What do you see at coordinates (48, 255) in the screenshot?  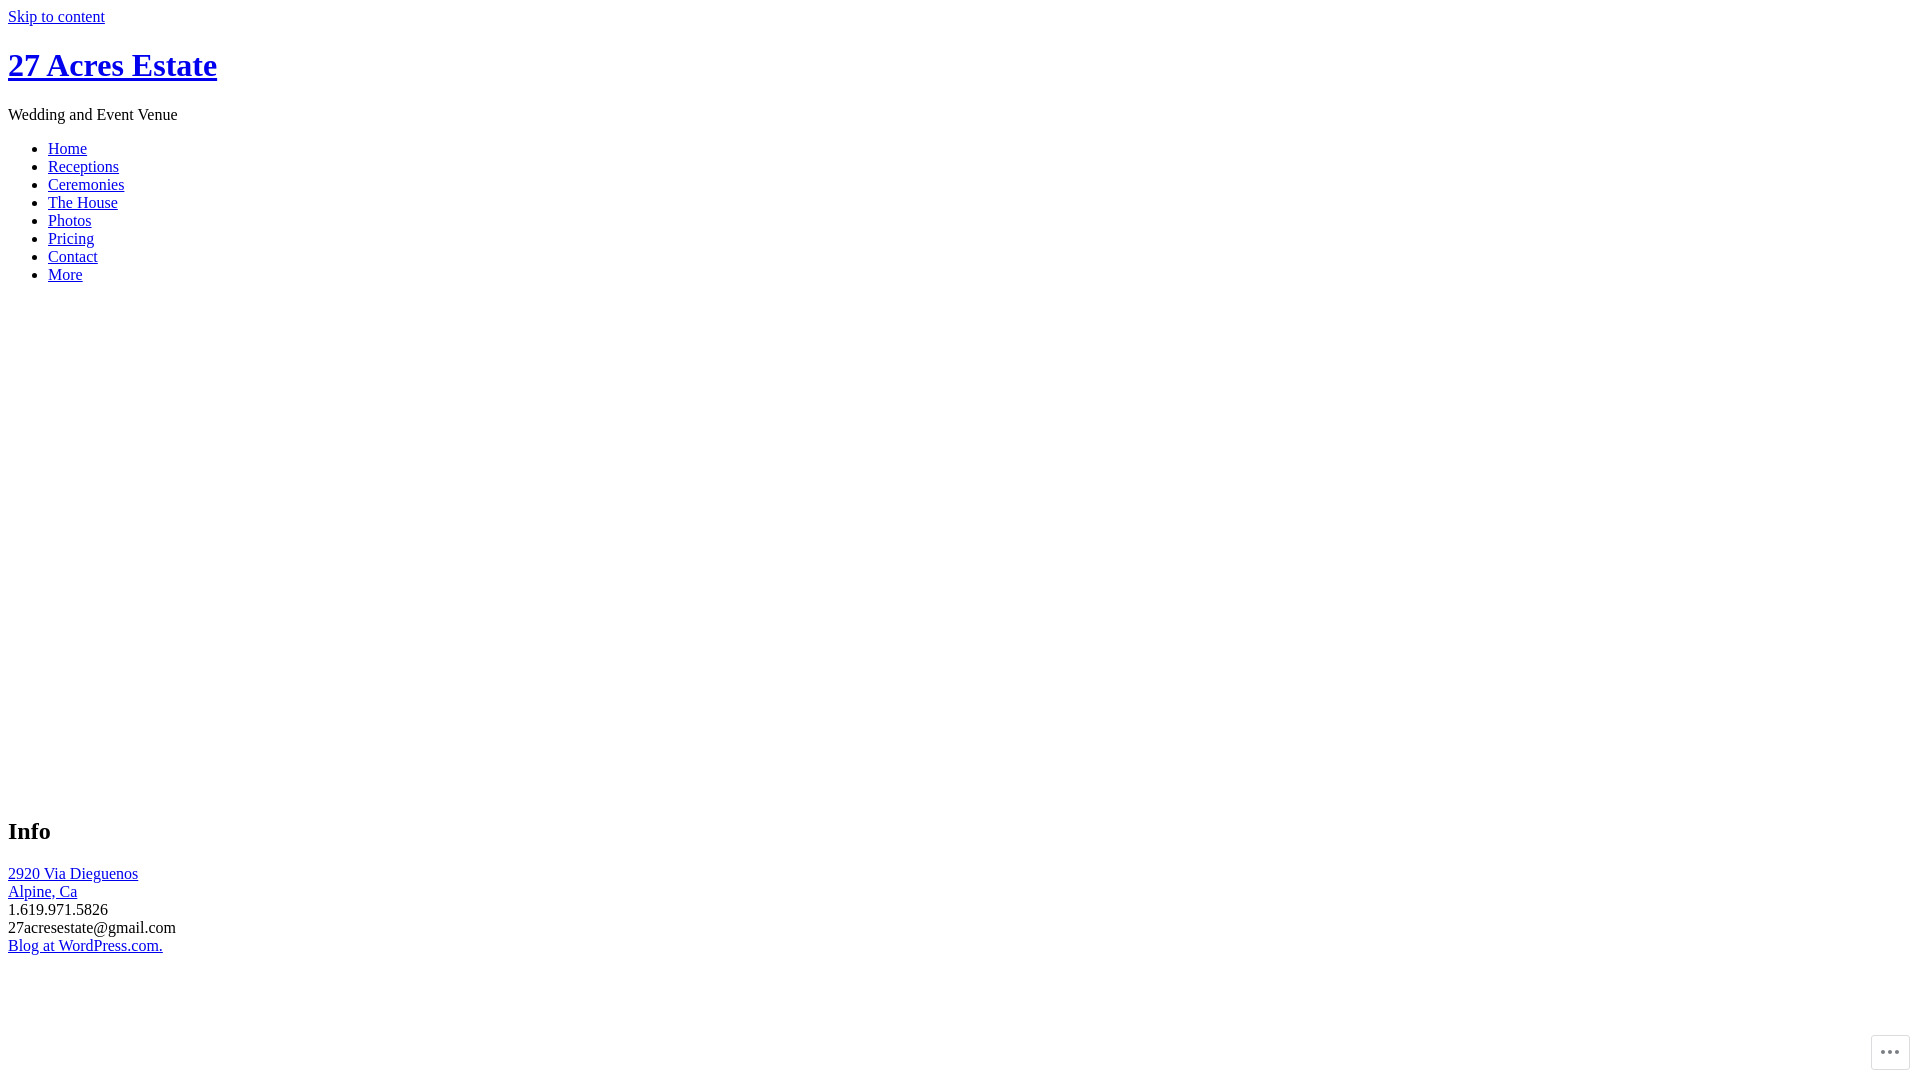 I see `'Contact'` at bounding box center [48, 255].